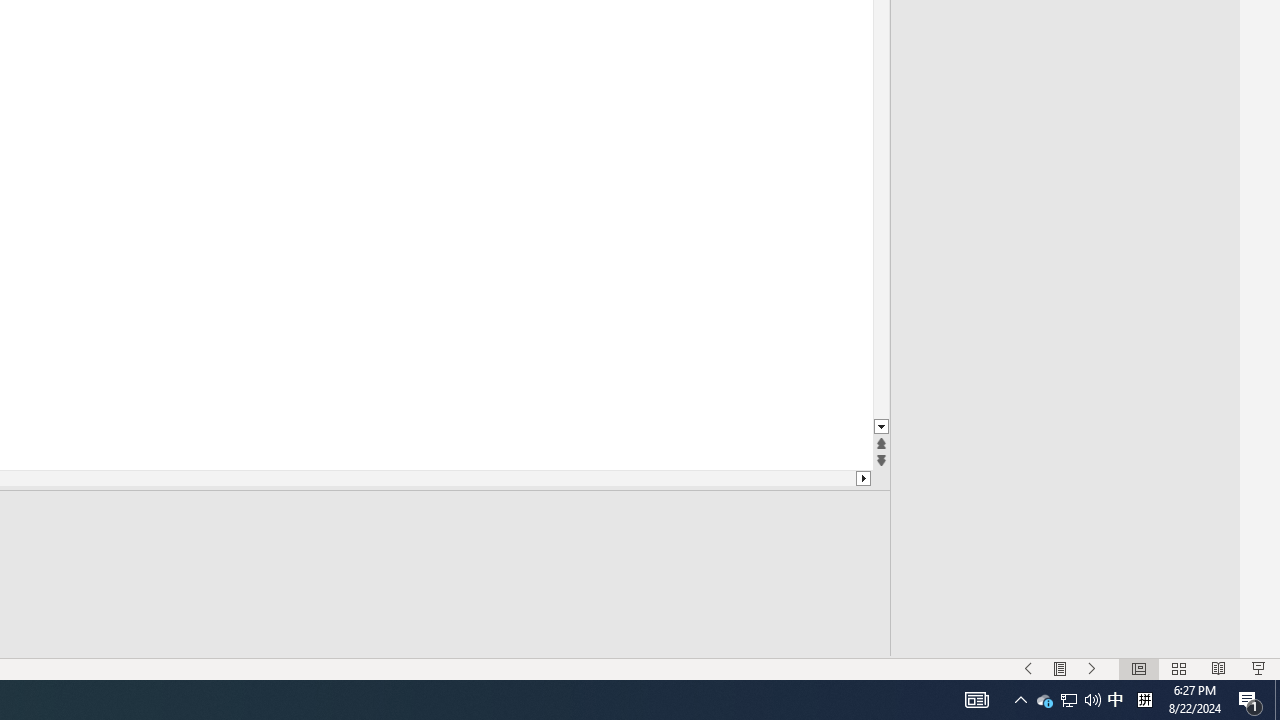 The width and height of the screenshot is (1280, 720). Describe the element at coordinates (1028, 669) in the screenshot. I see `'Slide Show Previous On'` at that location.